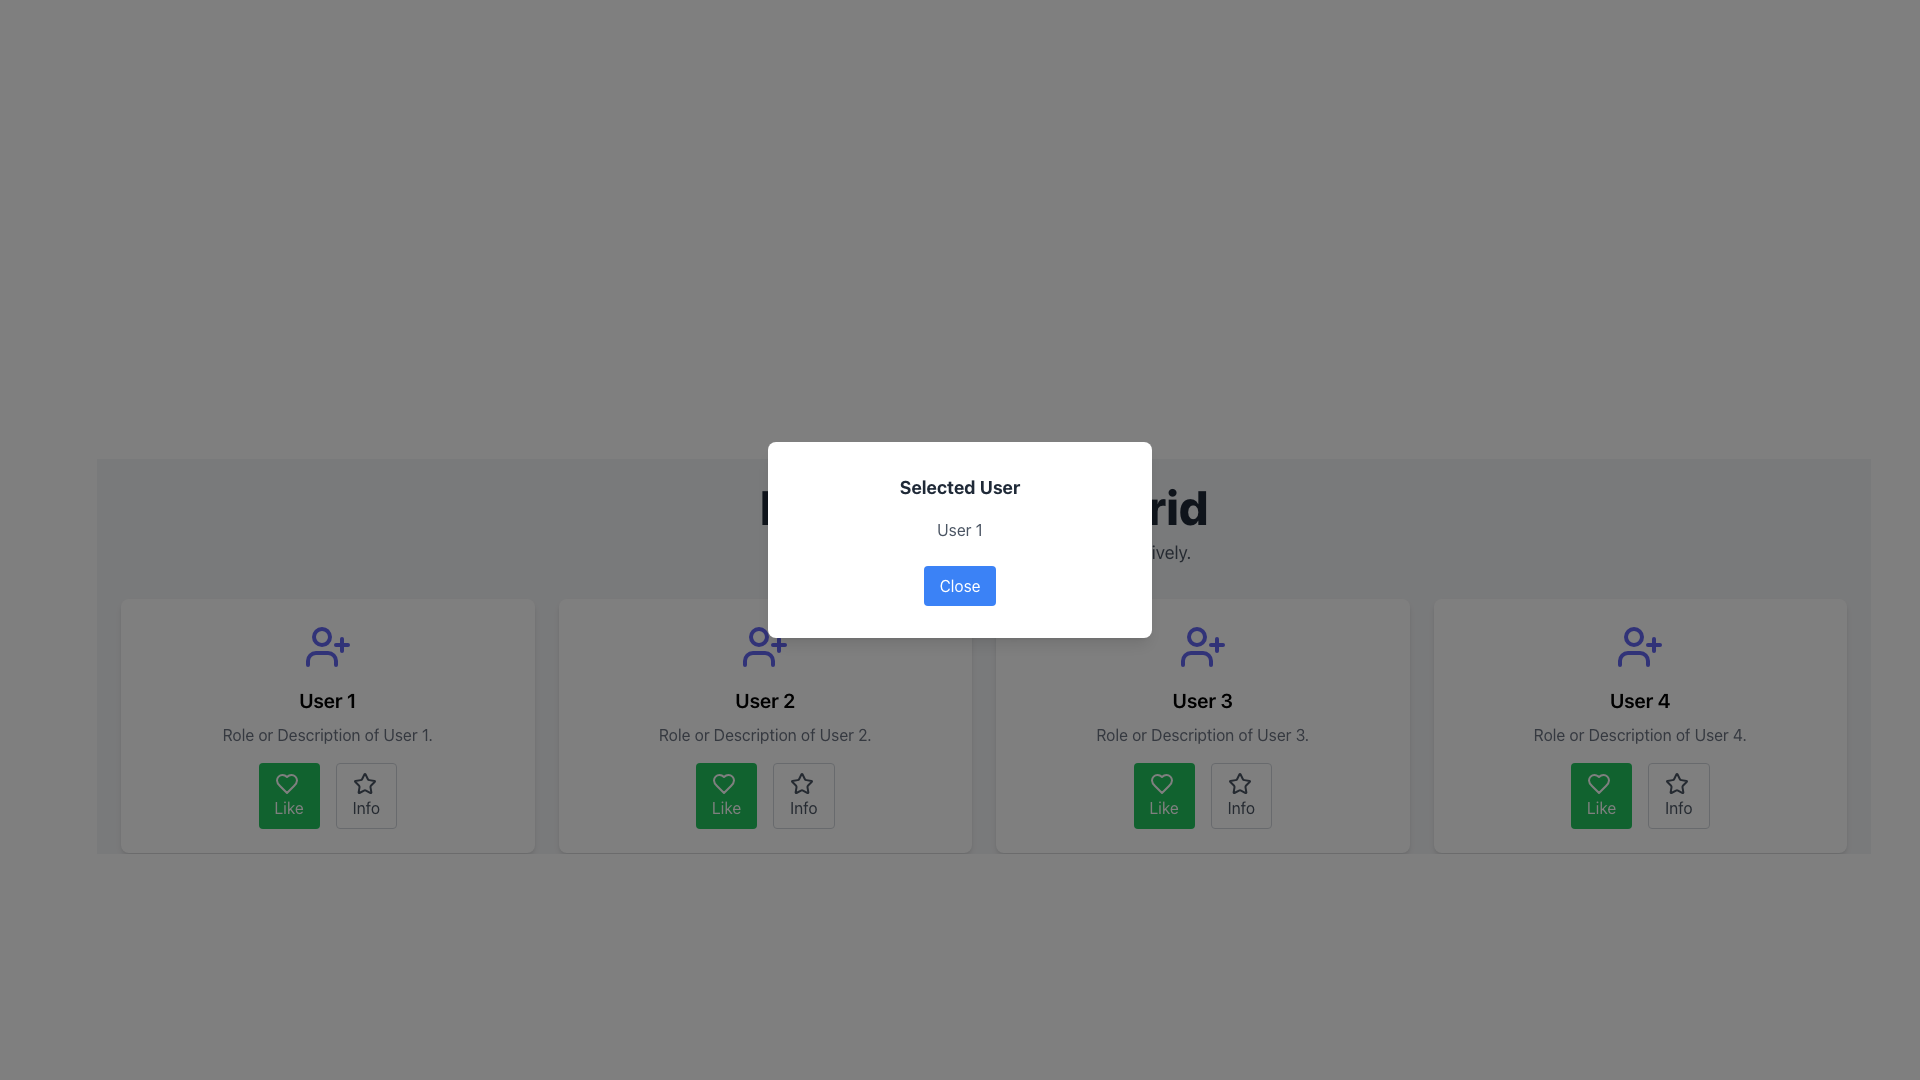  Describe the element at coordinates (960, 488) in the screenshot. I see `the Text label that serves as the title or header of the modal window, which is located in the upper section of the modal, centered horizontally, and positioned above the text 'User 1'` at that location.